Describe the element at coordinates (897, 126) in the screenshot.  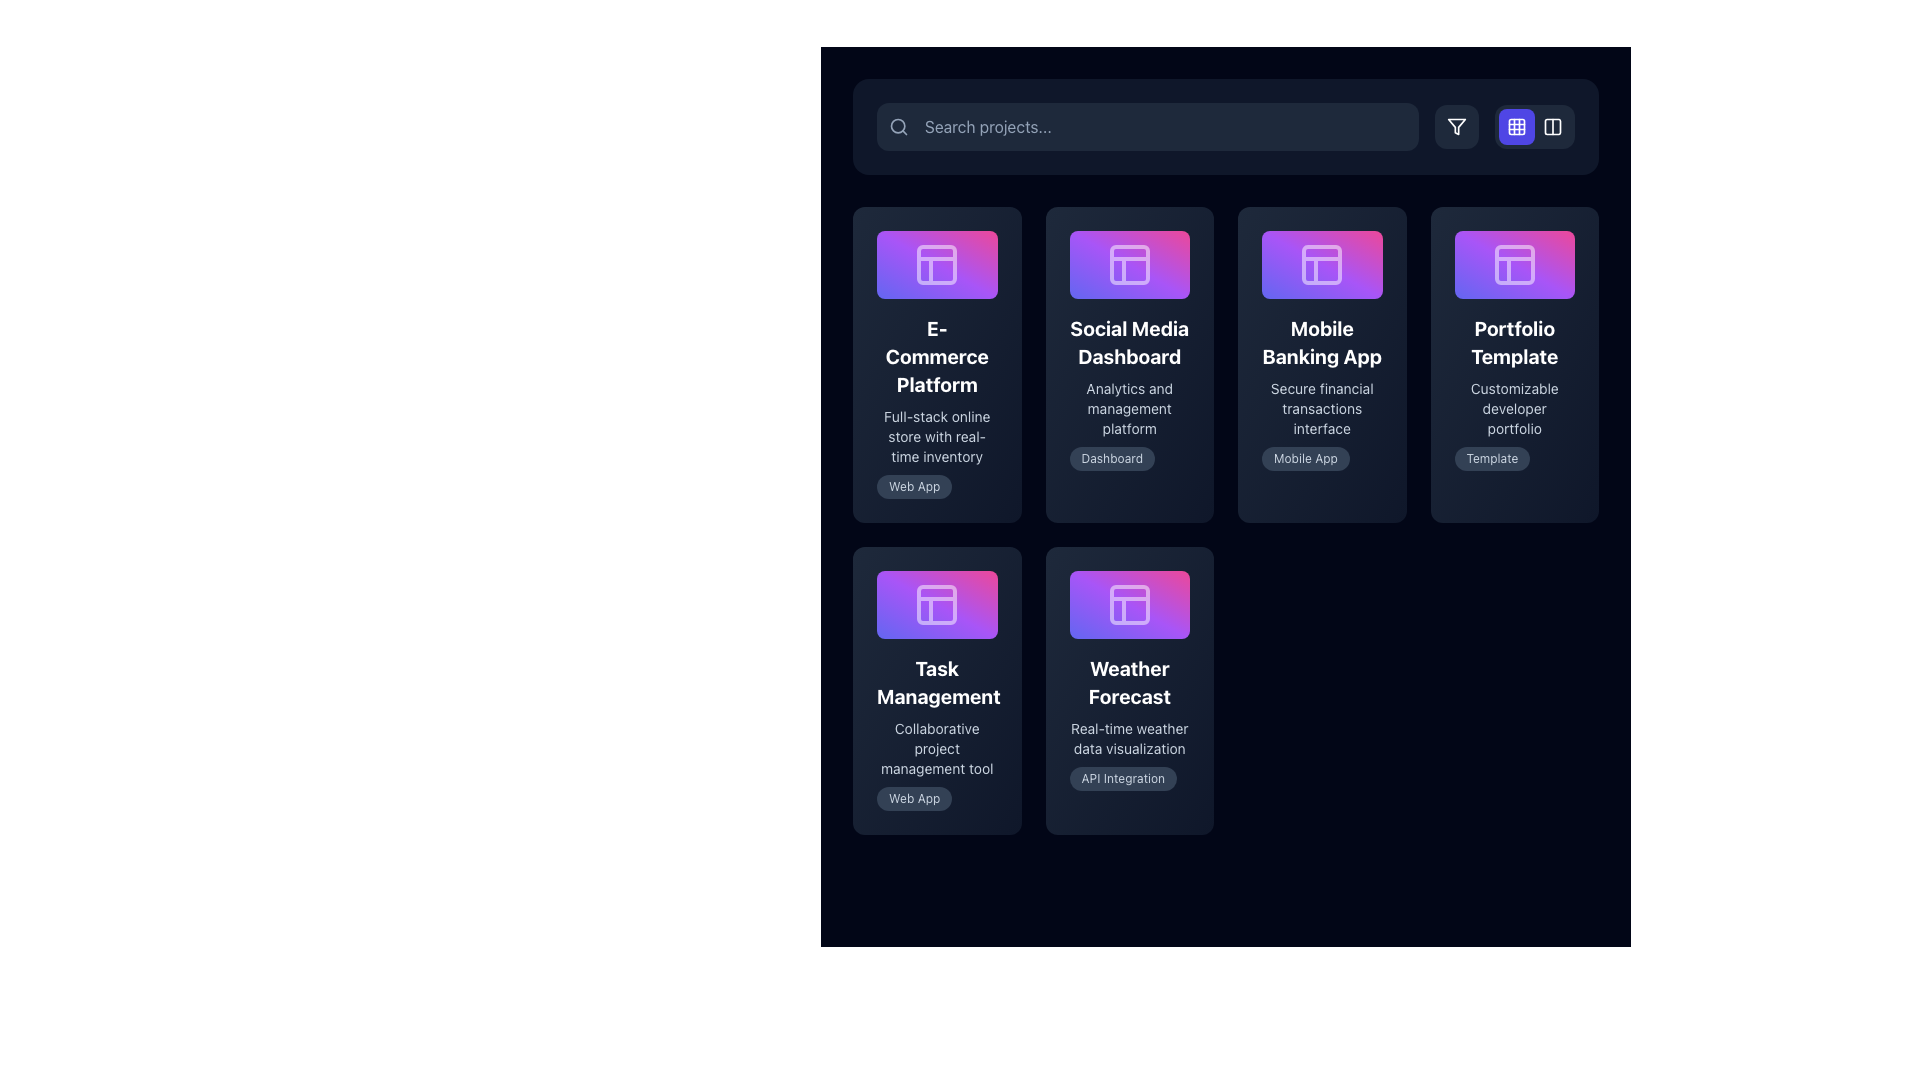
I see `the decorative component of the magnifying glass icon located inside the search bar at the top of the interface` at that location.